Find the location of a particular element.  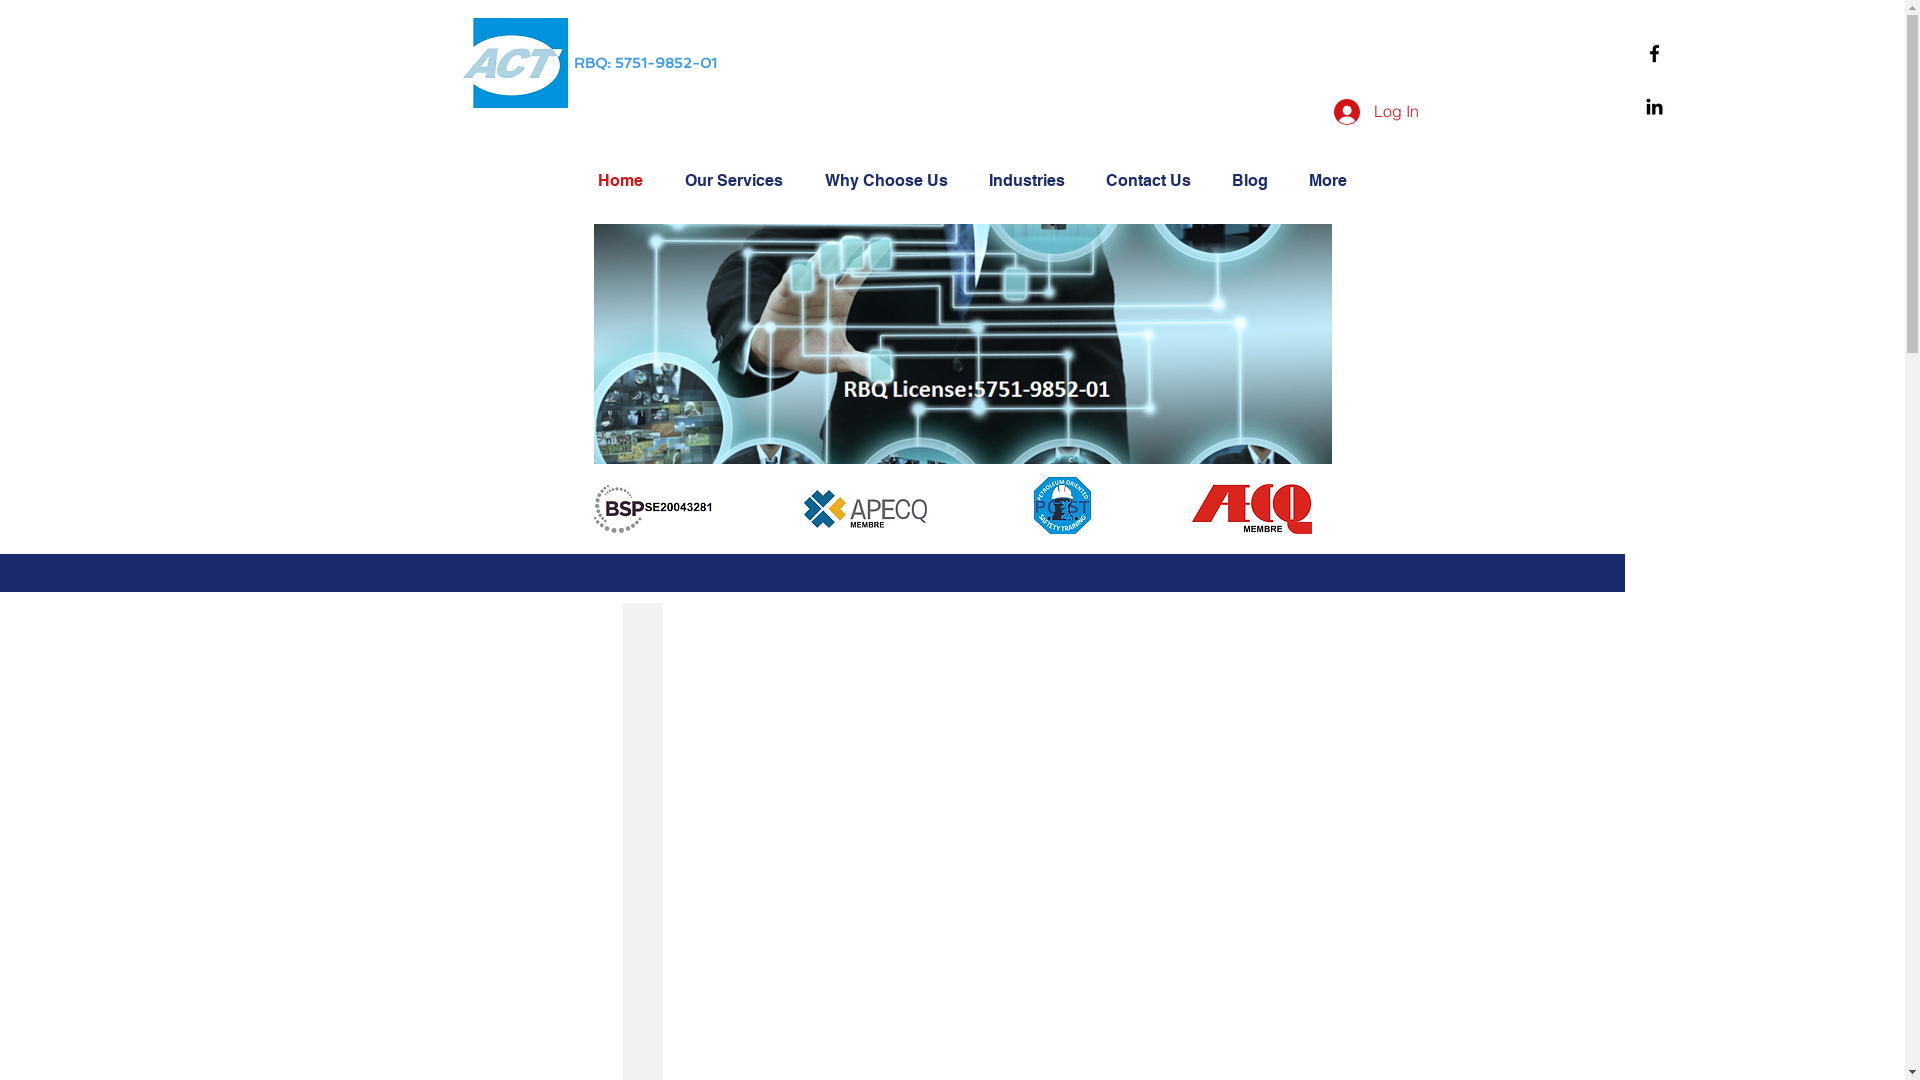

'Contact Us' is located at coordinates (1152, 181).